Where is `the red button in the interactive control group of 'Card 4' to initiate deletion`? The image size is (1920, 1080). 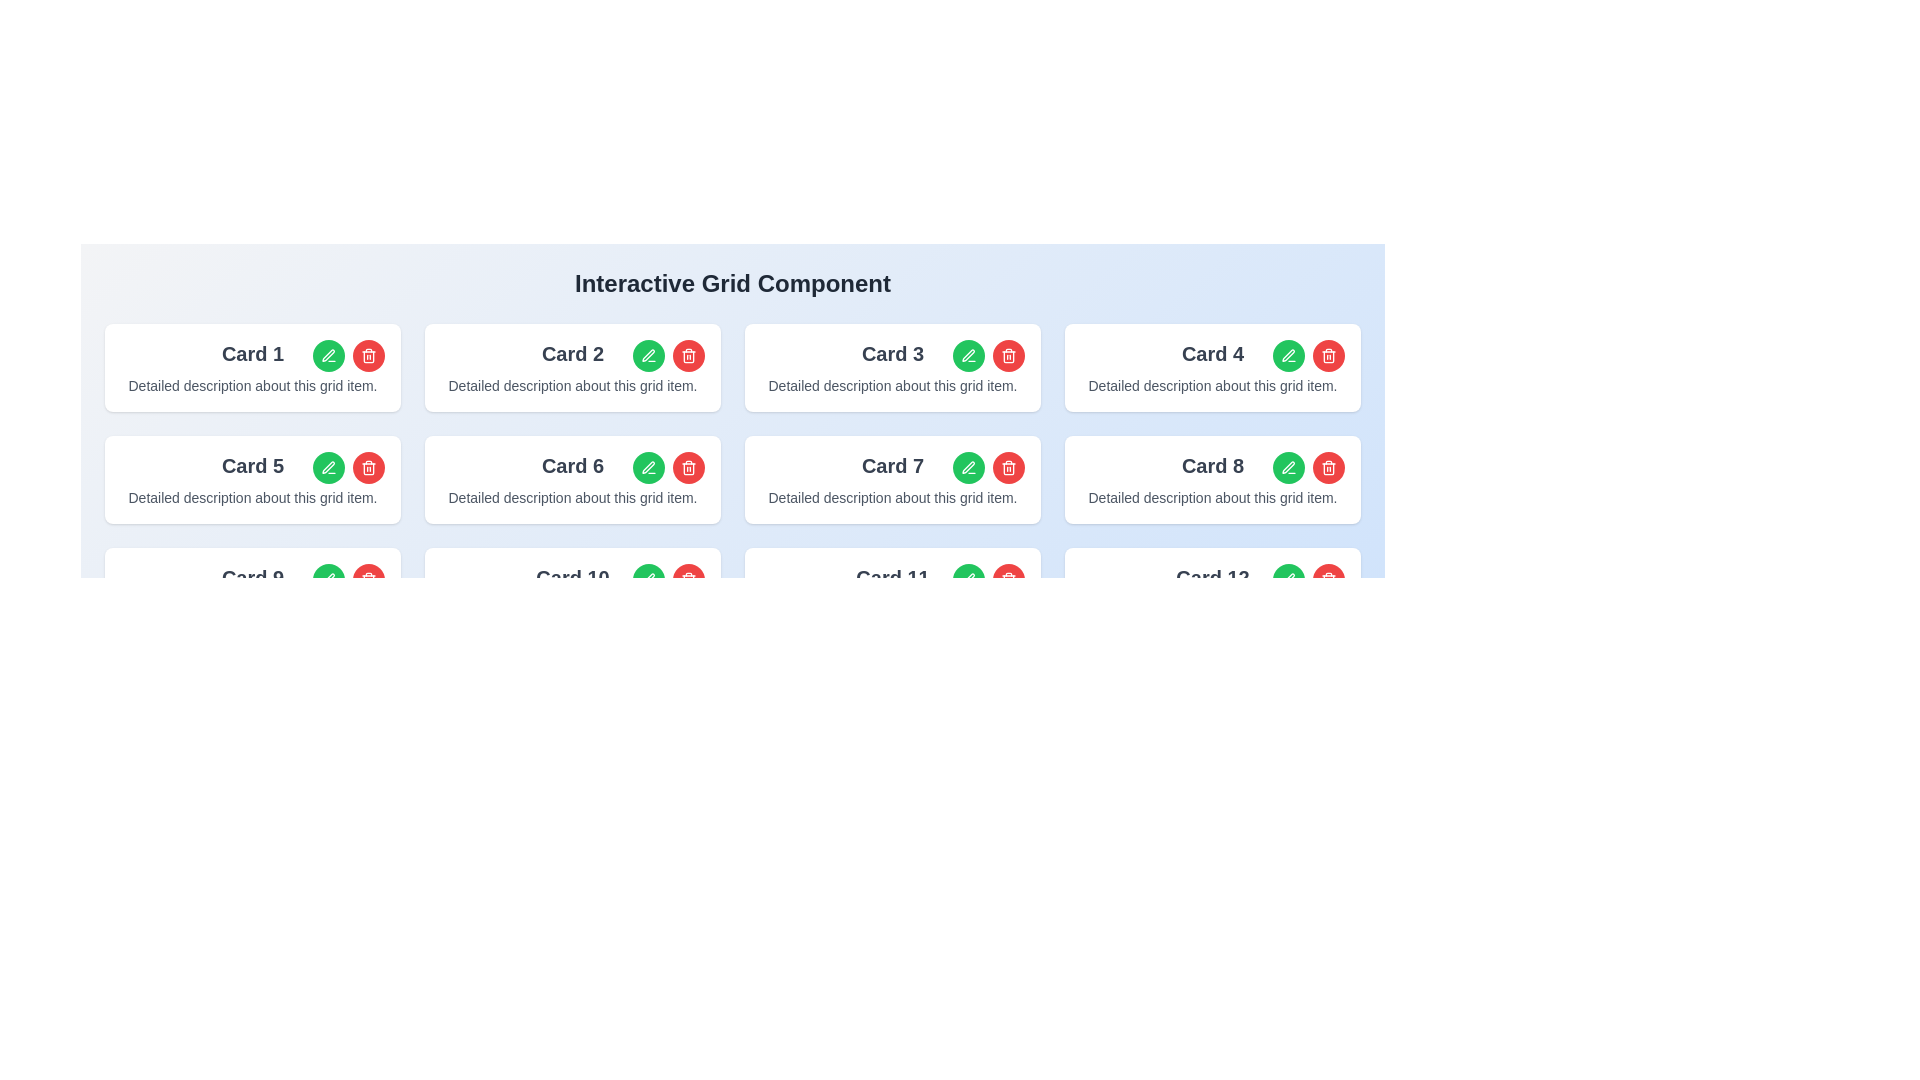 the red button in the interactive control group of 'Card 4' to initiate deletion is located at coordinates (1309, 354).